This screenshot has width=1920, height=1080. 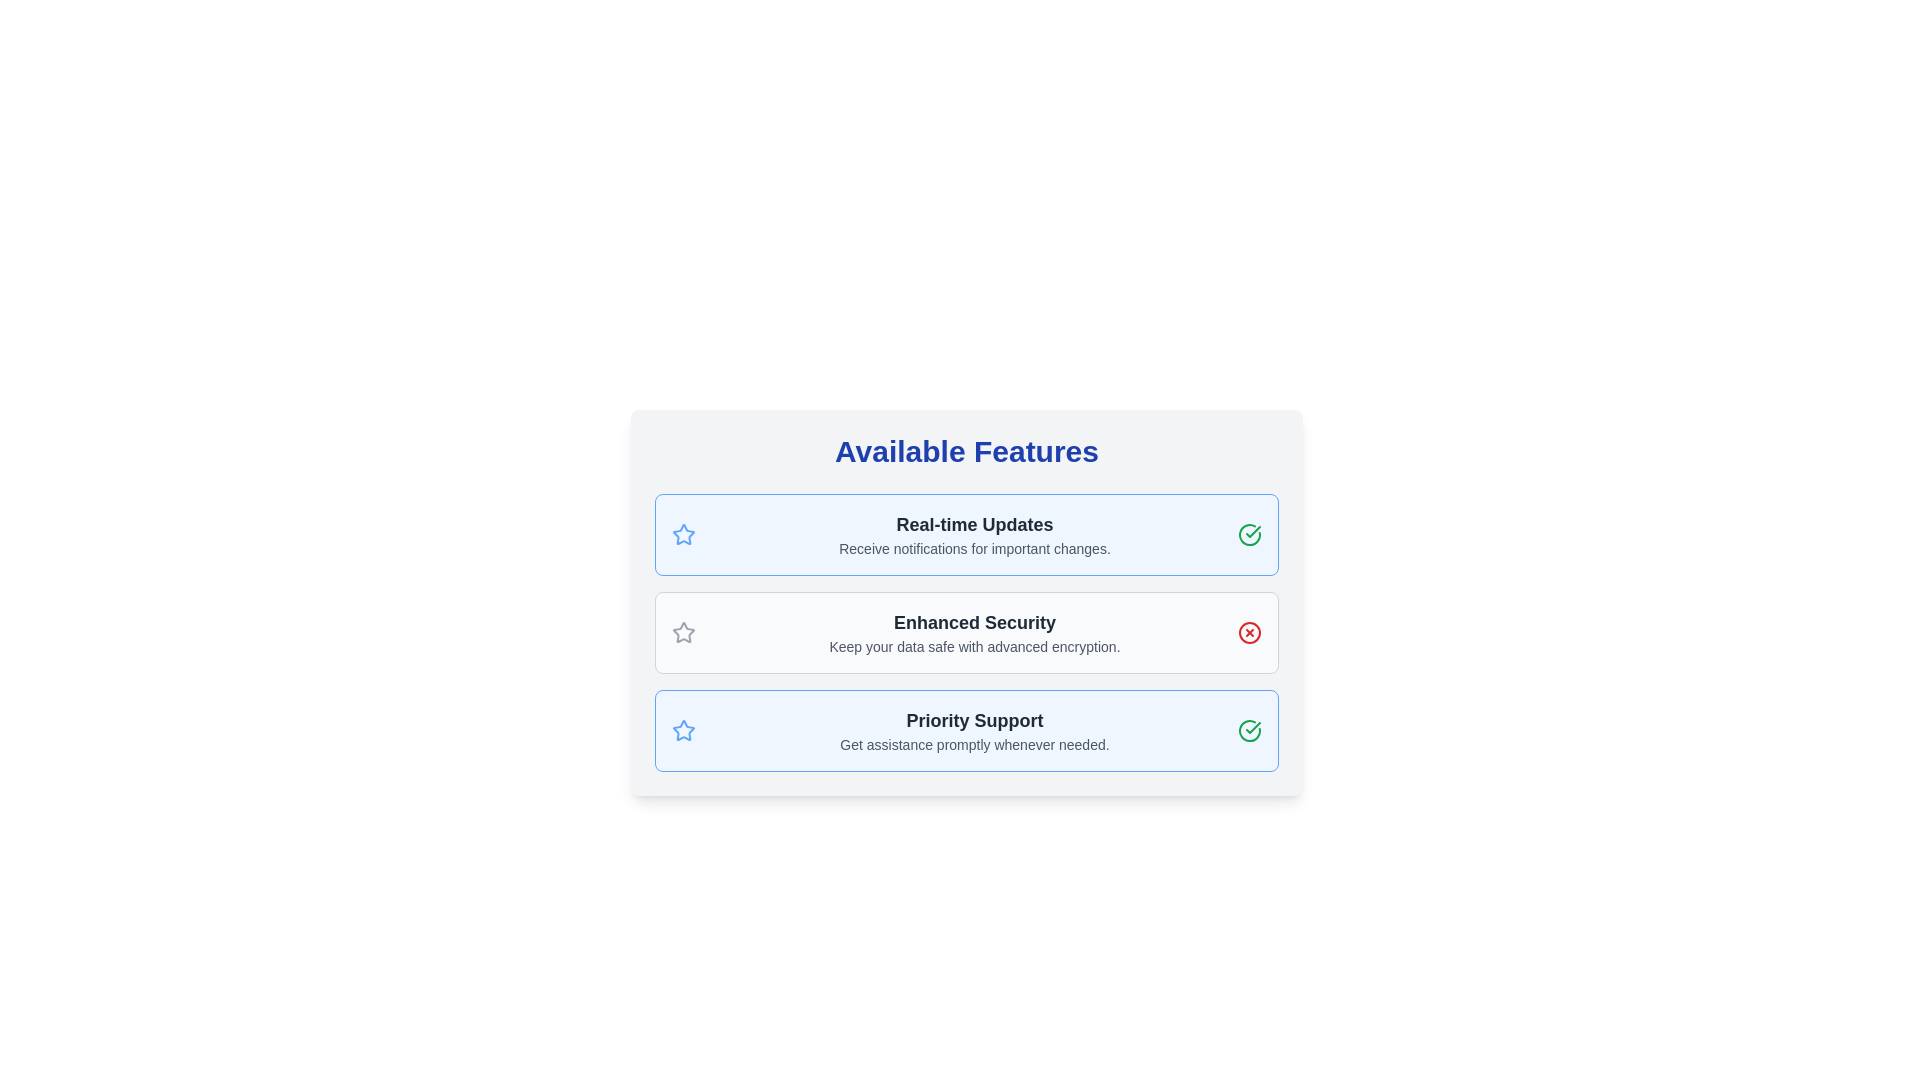 What do you see at coordinates (684, 731) in the screenshot?
I see `the blue star-shaped icon located in the 'Priority Support' section, which is the third option in a stacked list of features` at bounding box center [684, 731].